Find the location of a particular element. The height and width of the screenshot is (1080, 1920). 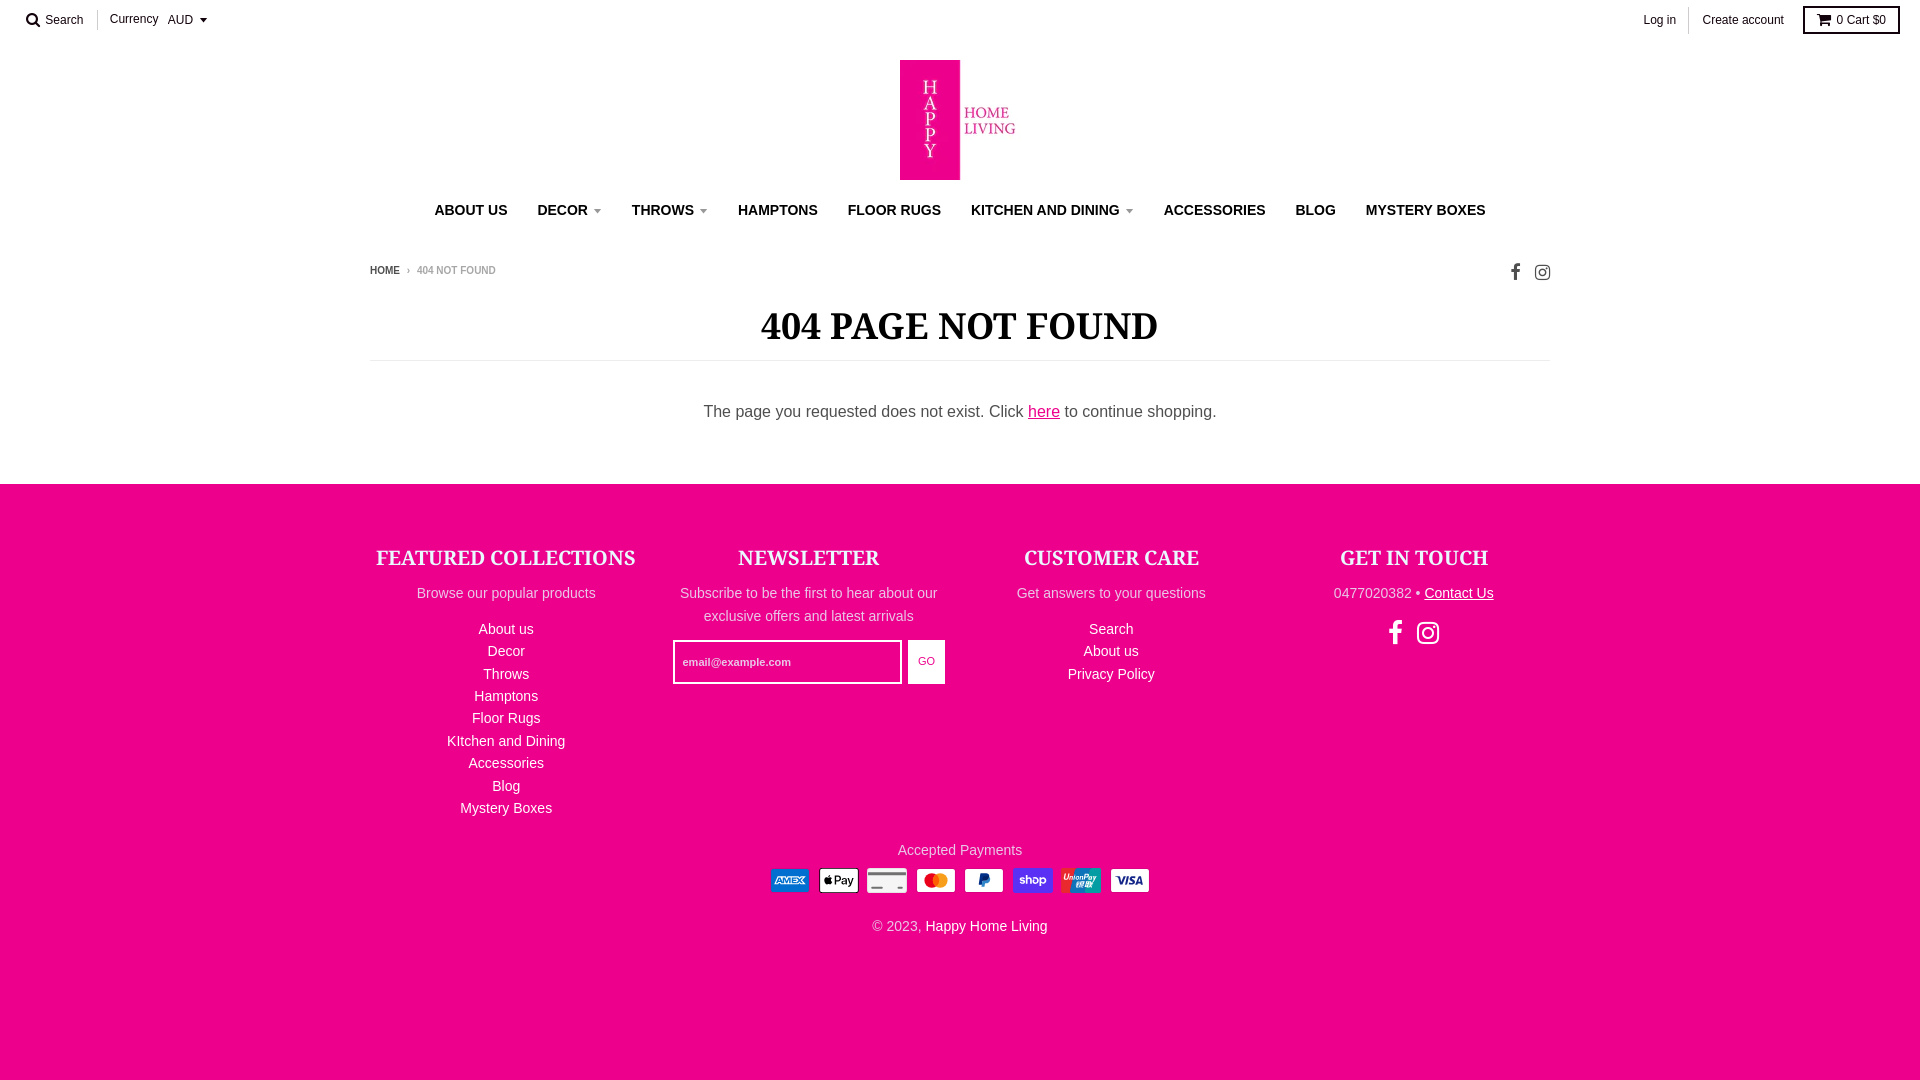

'Search' is located at coordinates (54, 19).